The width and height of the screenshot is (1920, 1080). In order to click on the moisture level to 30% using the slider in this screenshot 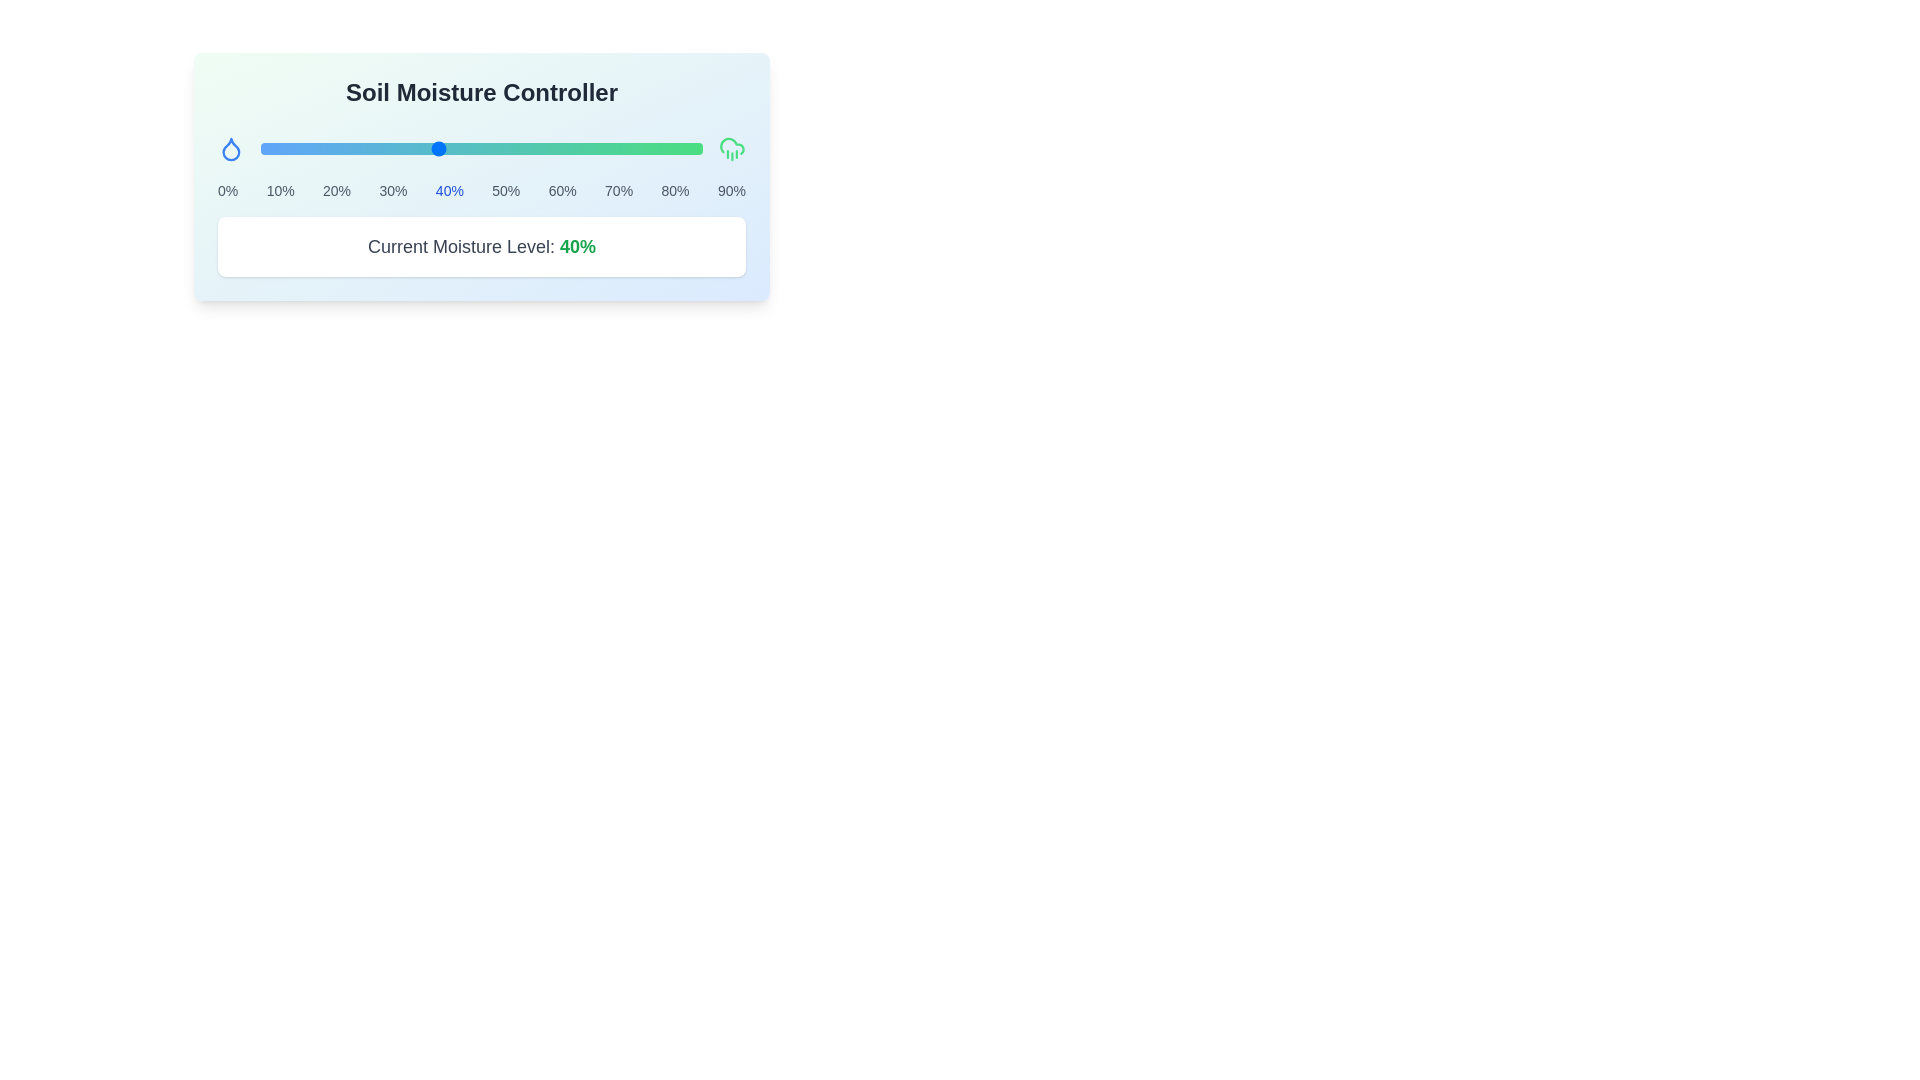, I will do `click(393, 148)`.